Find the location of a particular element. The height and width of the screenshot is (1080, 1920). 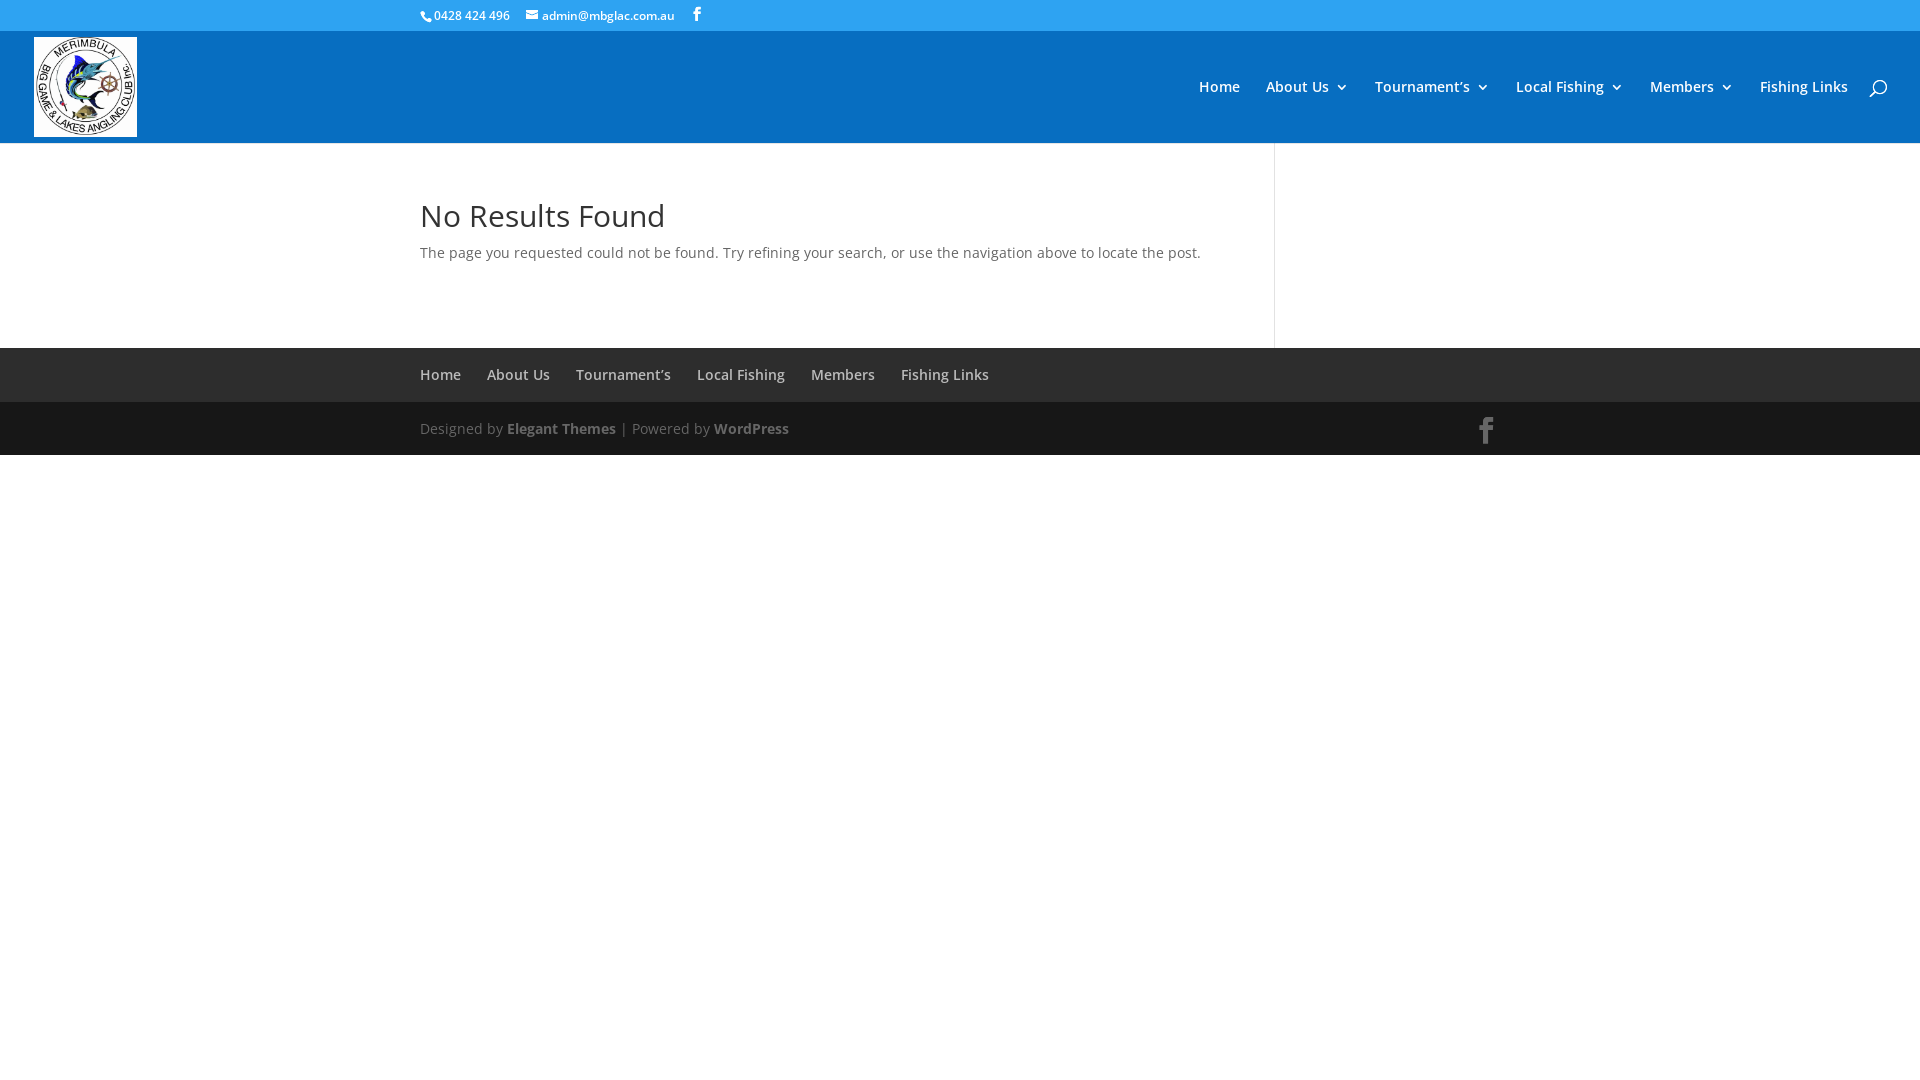

'WordPress' is located at coordinates (750, 427).